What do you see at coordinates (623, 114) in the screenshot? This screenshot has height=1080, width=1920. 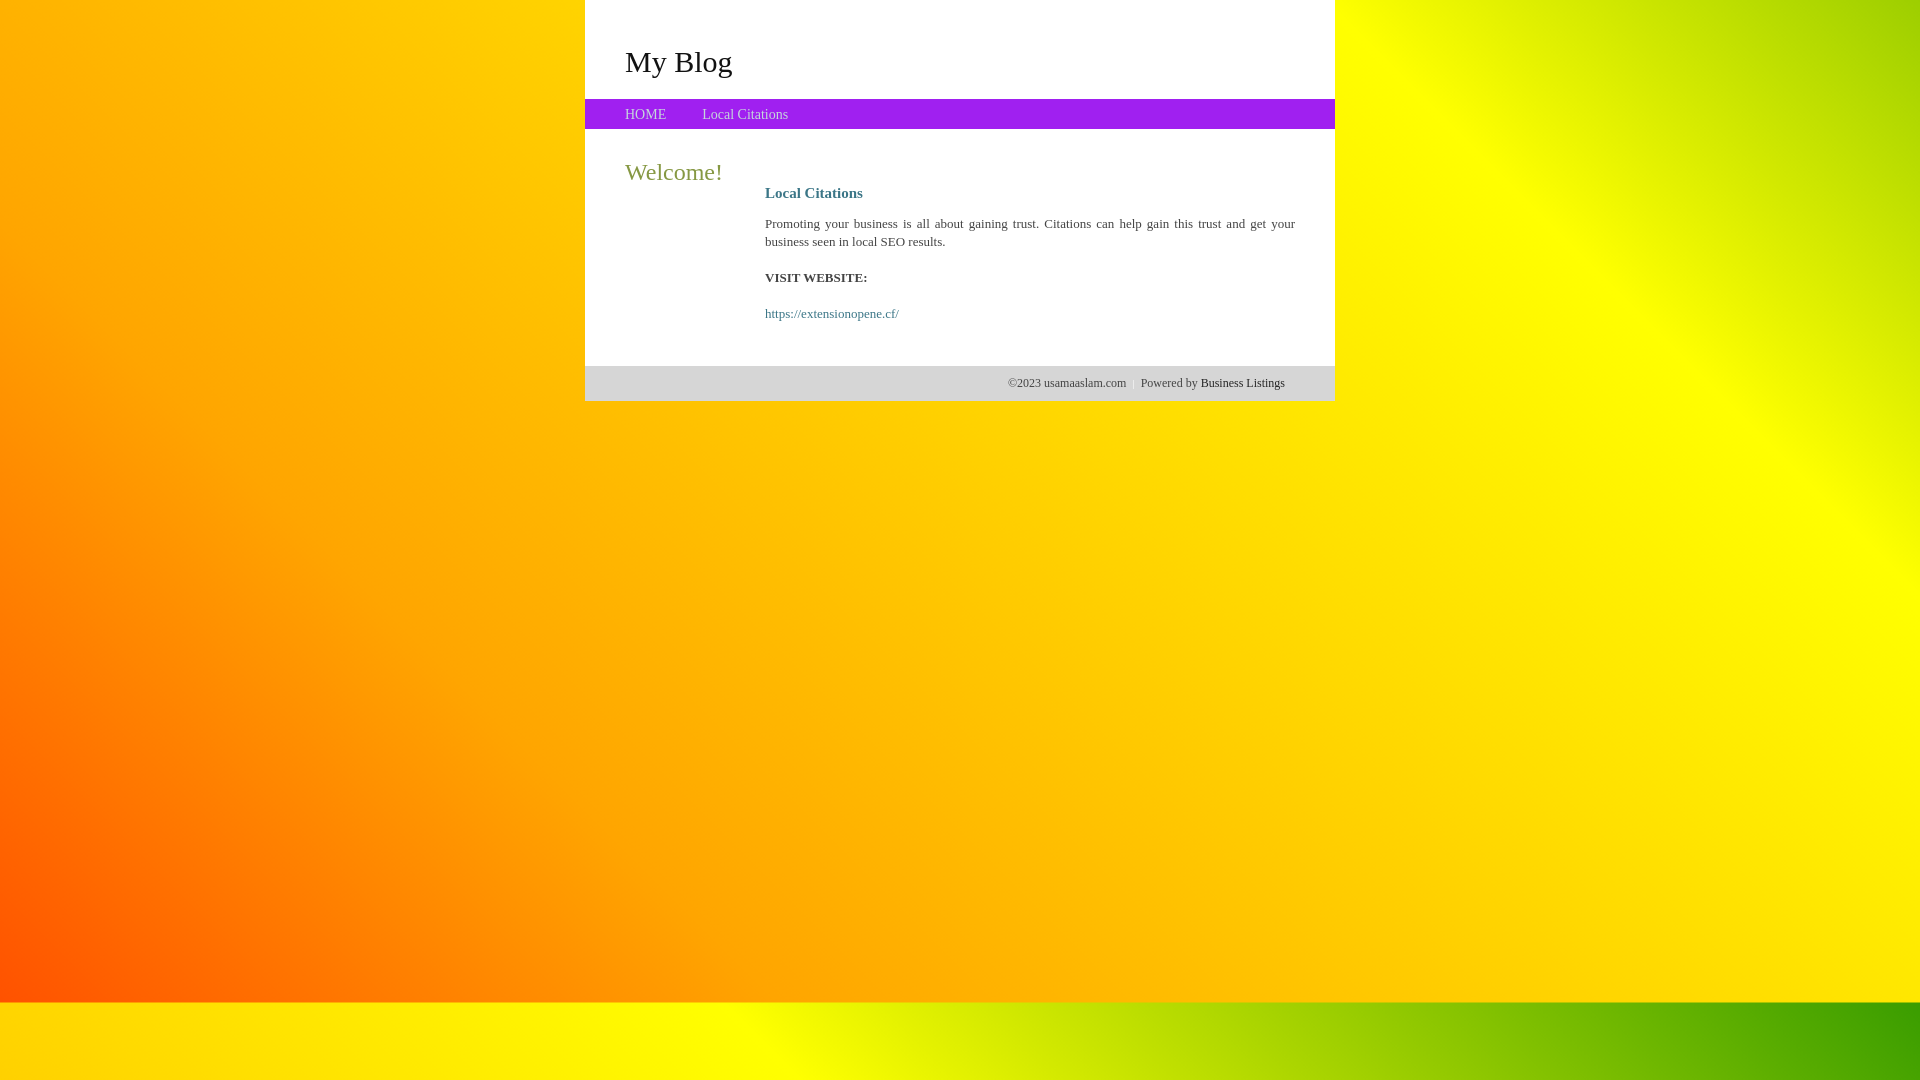 I see `'HOME'` at bounding box center [623, 114].